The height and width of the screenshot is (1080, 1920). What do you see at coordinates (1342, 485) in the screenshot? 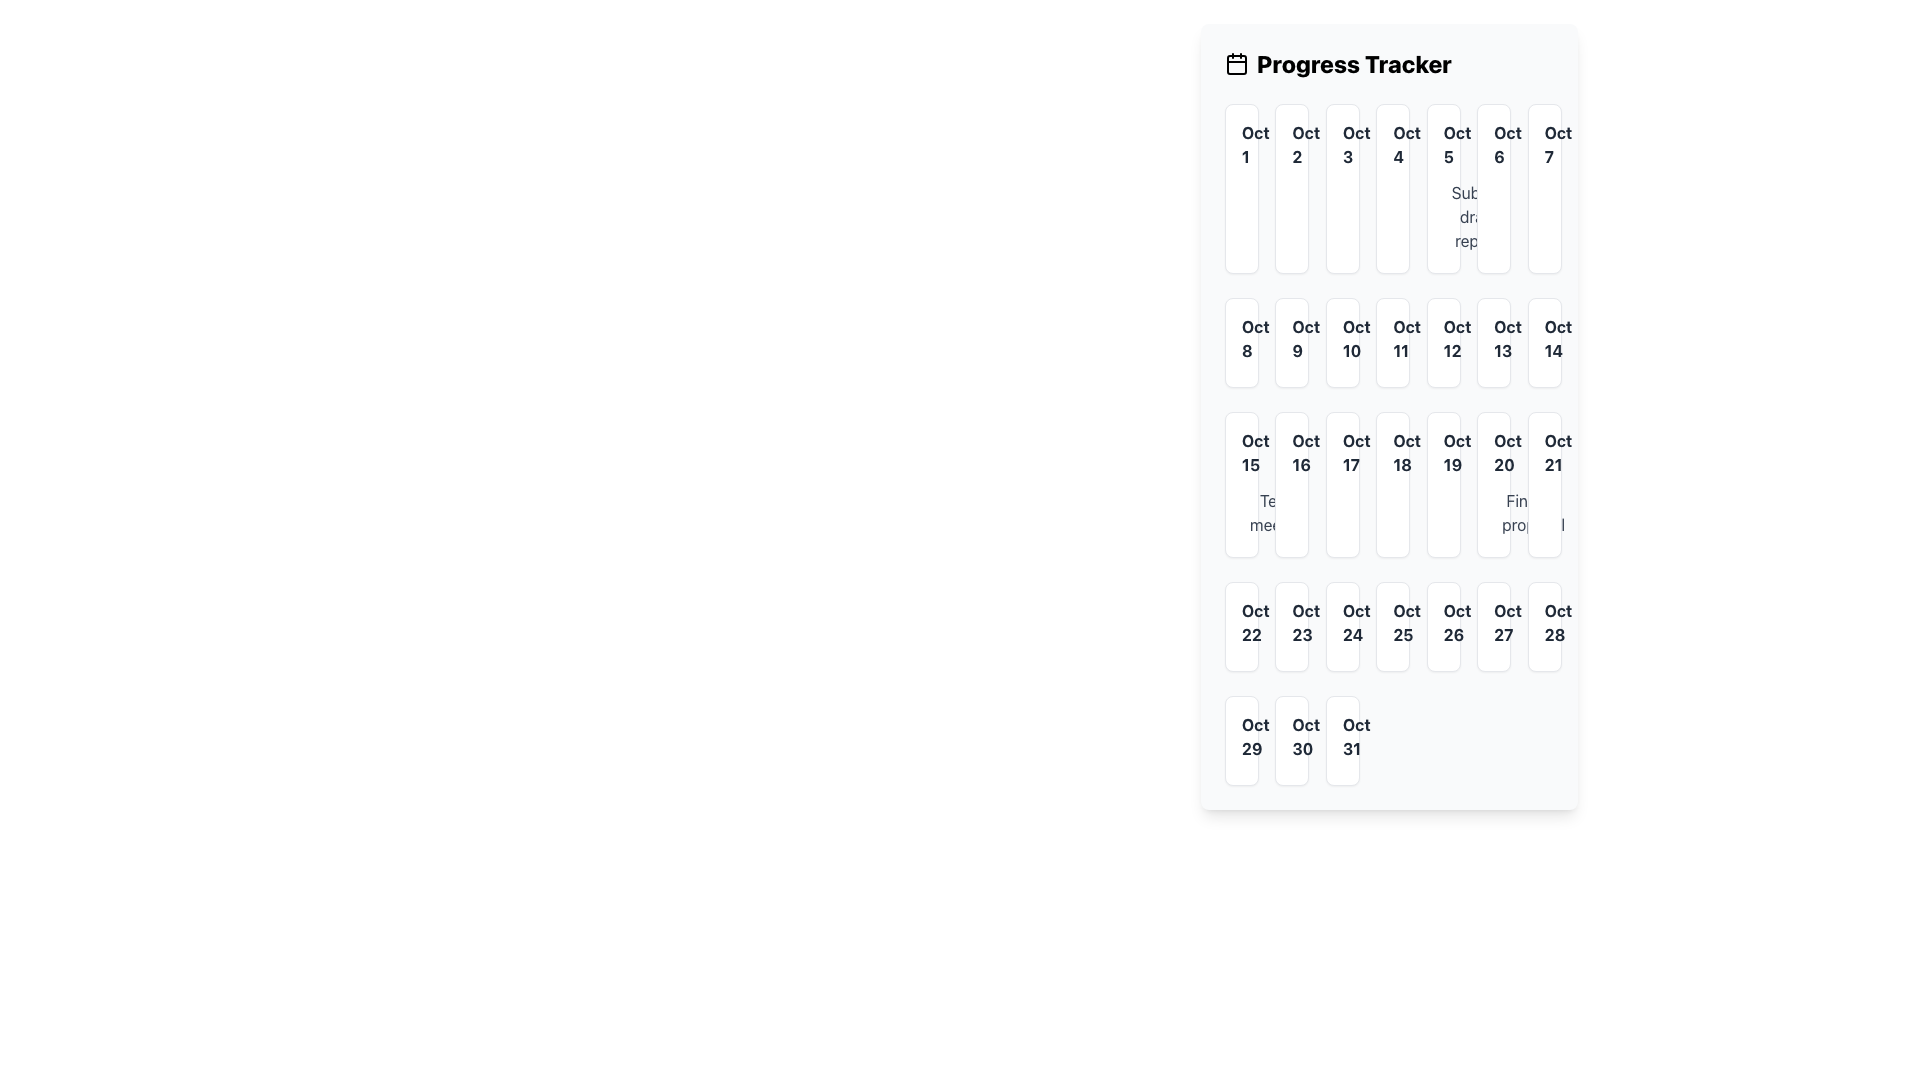
I see `the Date Box element displaying 'Oct 17', which is a rectangular box with rounded corners and a white background, located in the third row and third column of a grid calendar structure` at bounding box center [1342, 485].